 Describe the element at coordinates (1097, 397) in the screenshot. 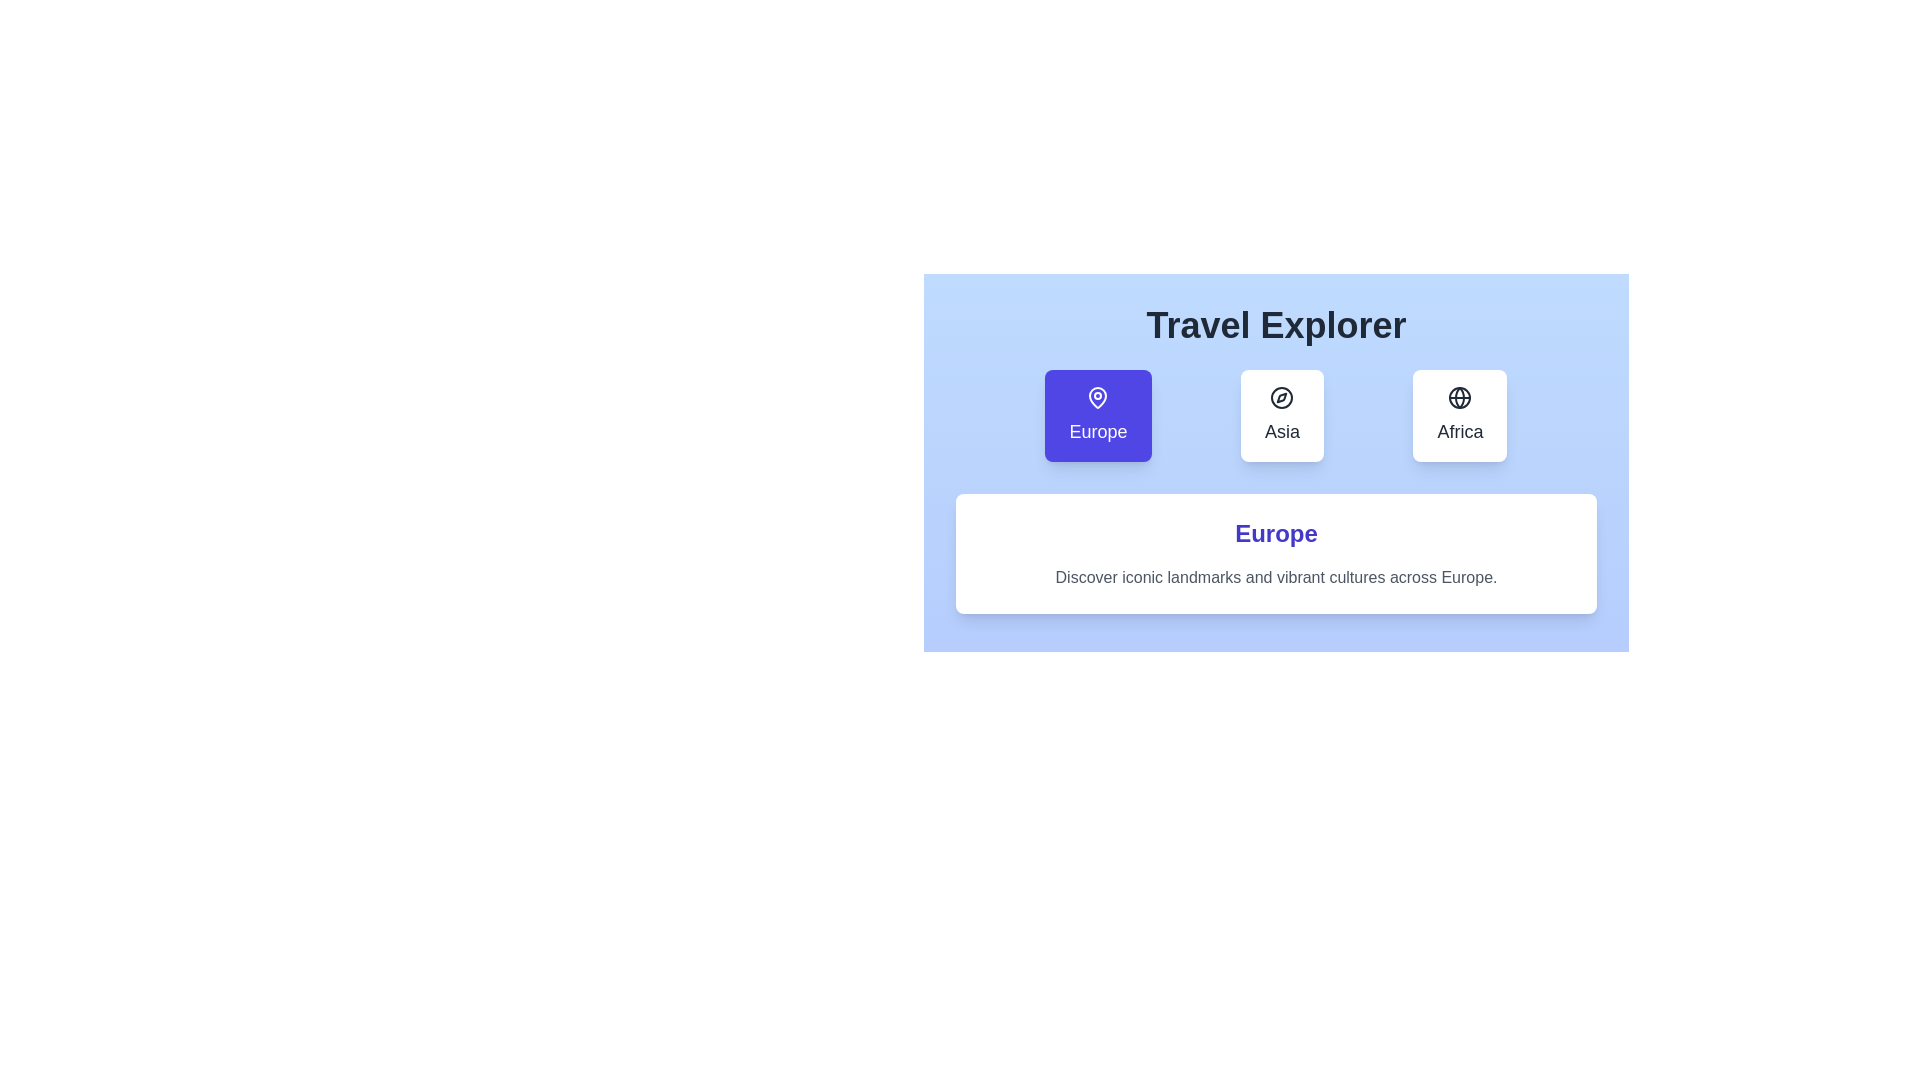

I see `the SVG icon representing a map location marker that is centrally aligned above the 'Europe' text in the first card of the three visually grouped cards` at that location.